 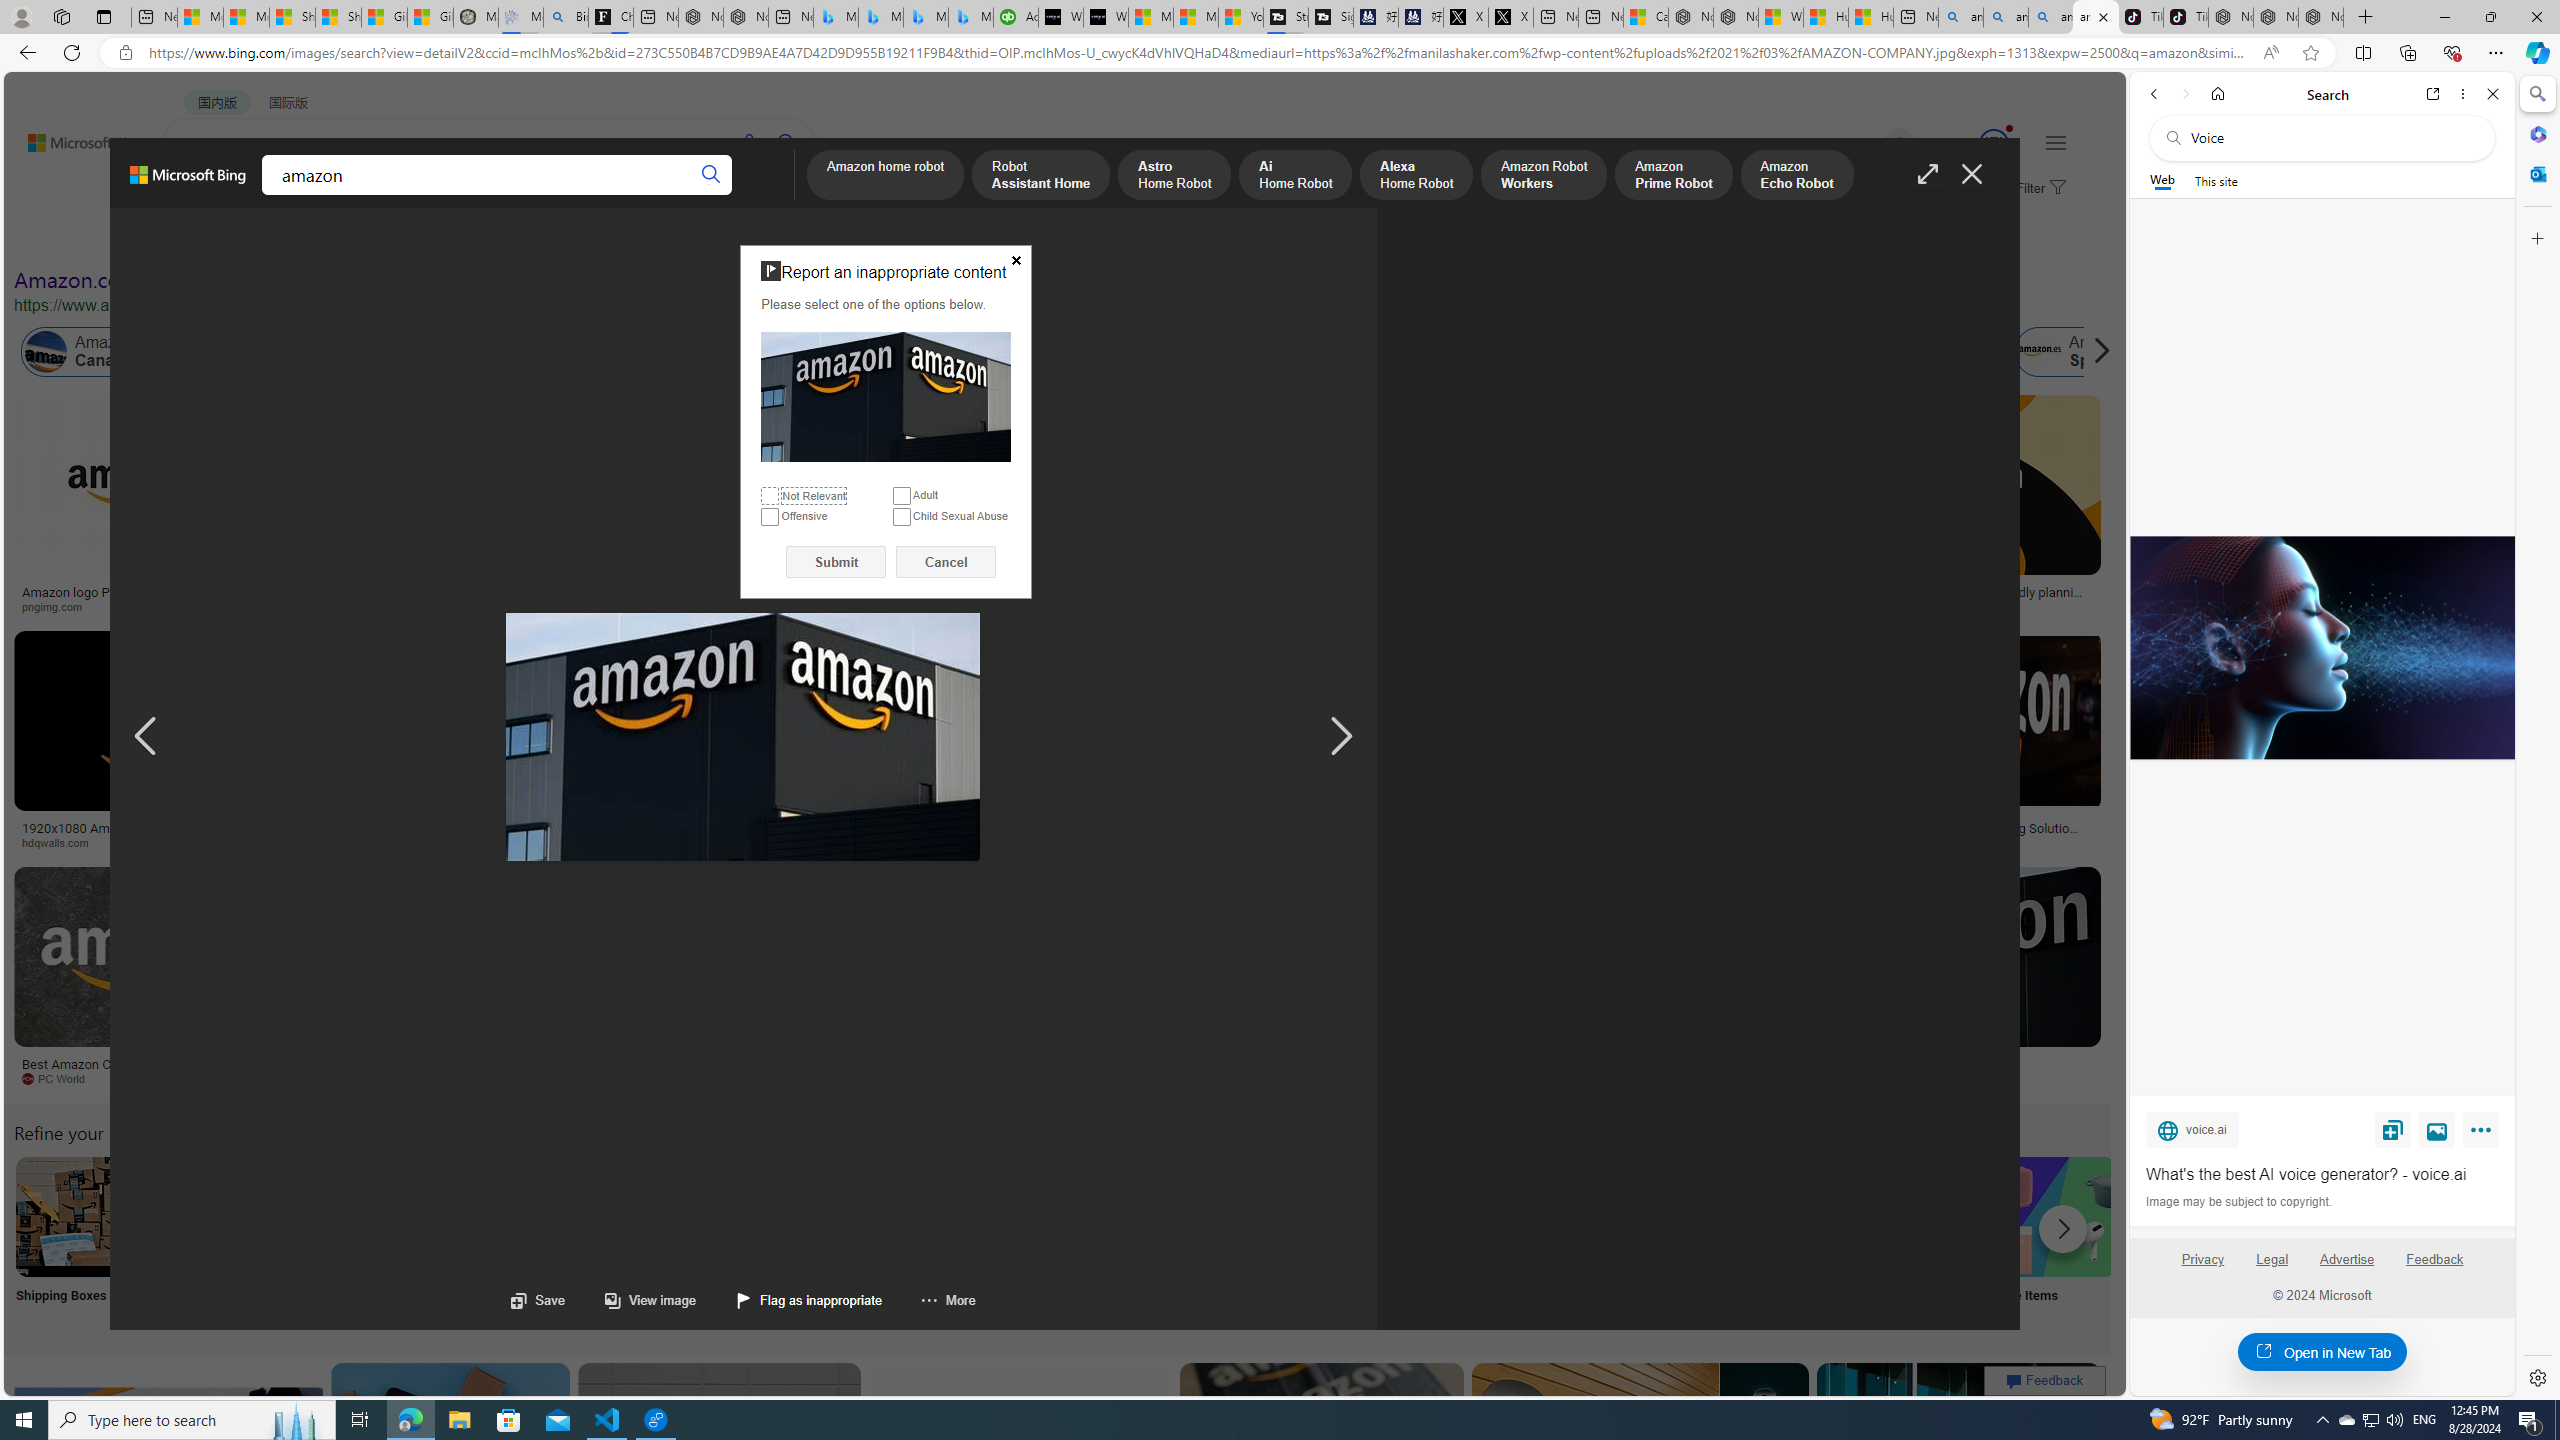 I want to click on 'Invisible focusable element for fixing accessibility issue', so click(x=747, y=248).